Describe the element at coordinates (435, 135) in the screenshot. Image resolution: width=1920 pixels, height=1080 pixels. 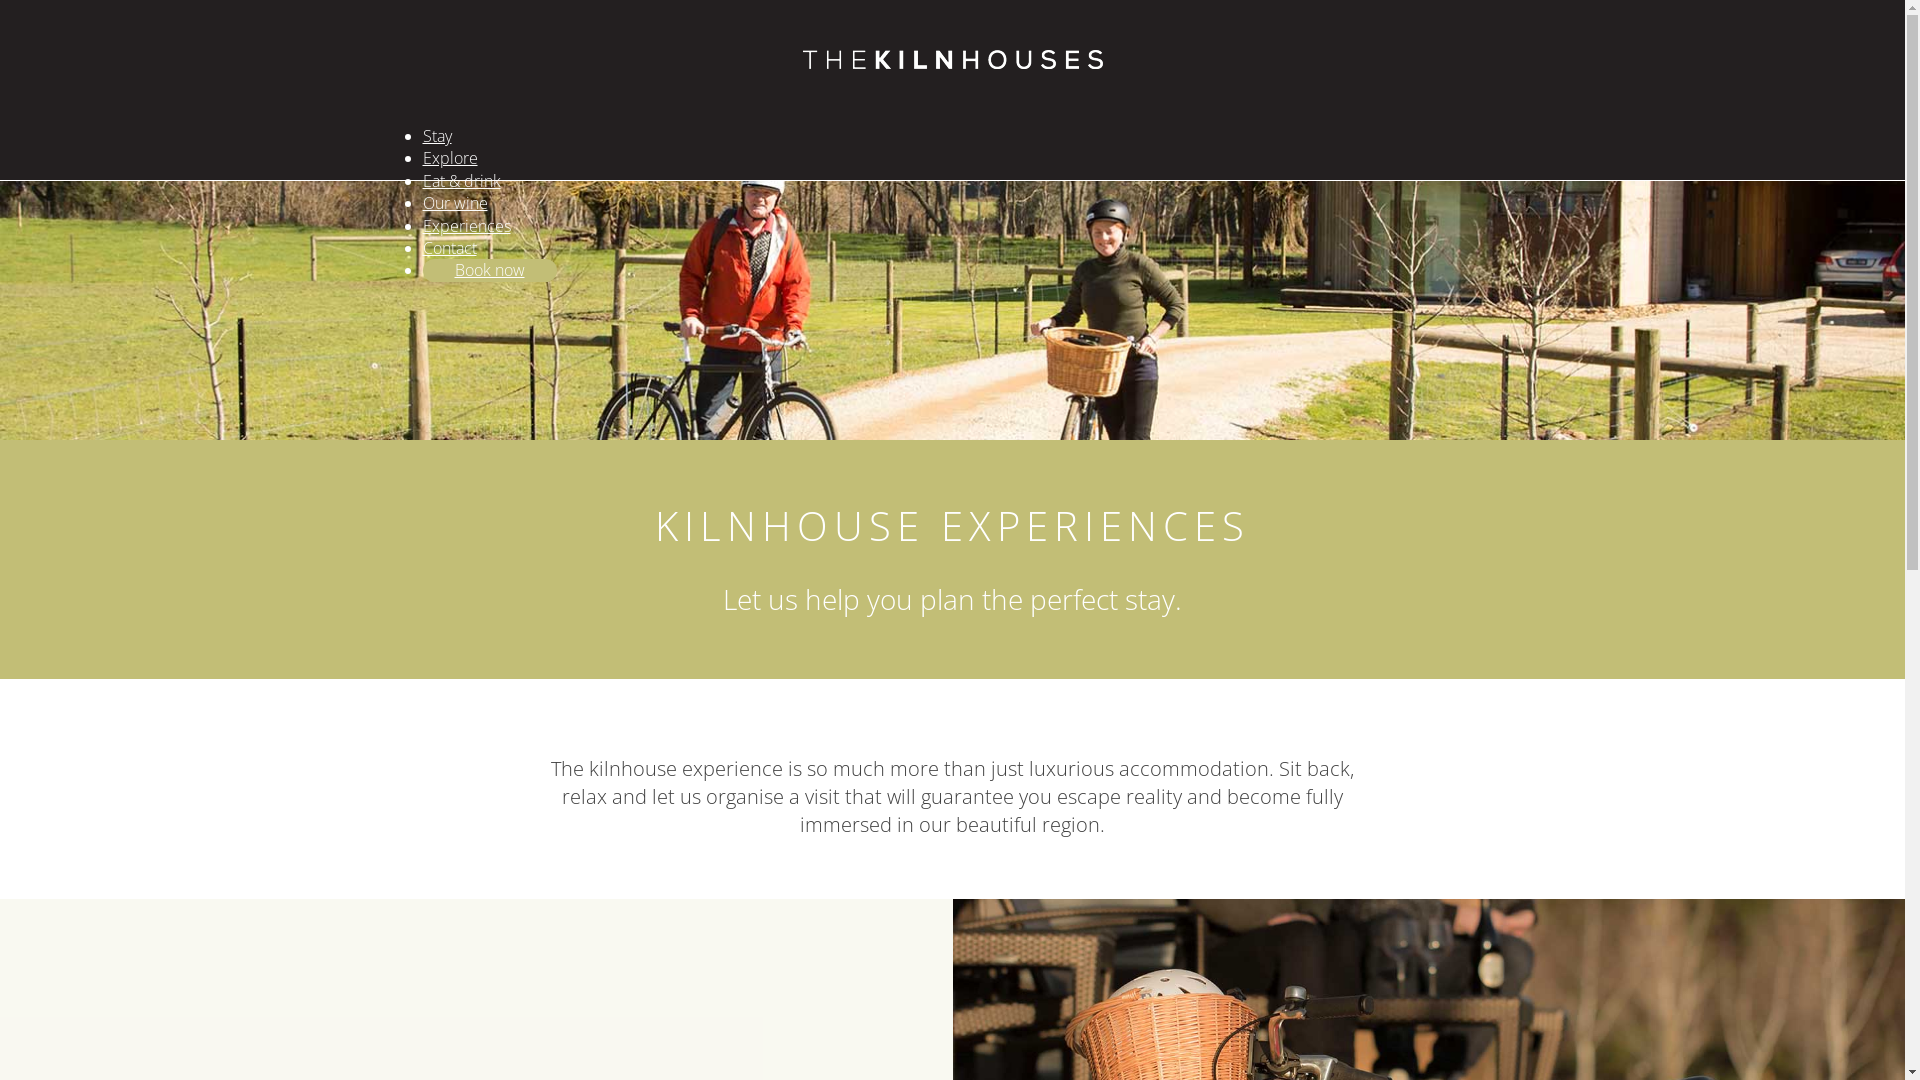
I see `'Stay'` at that location.